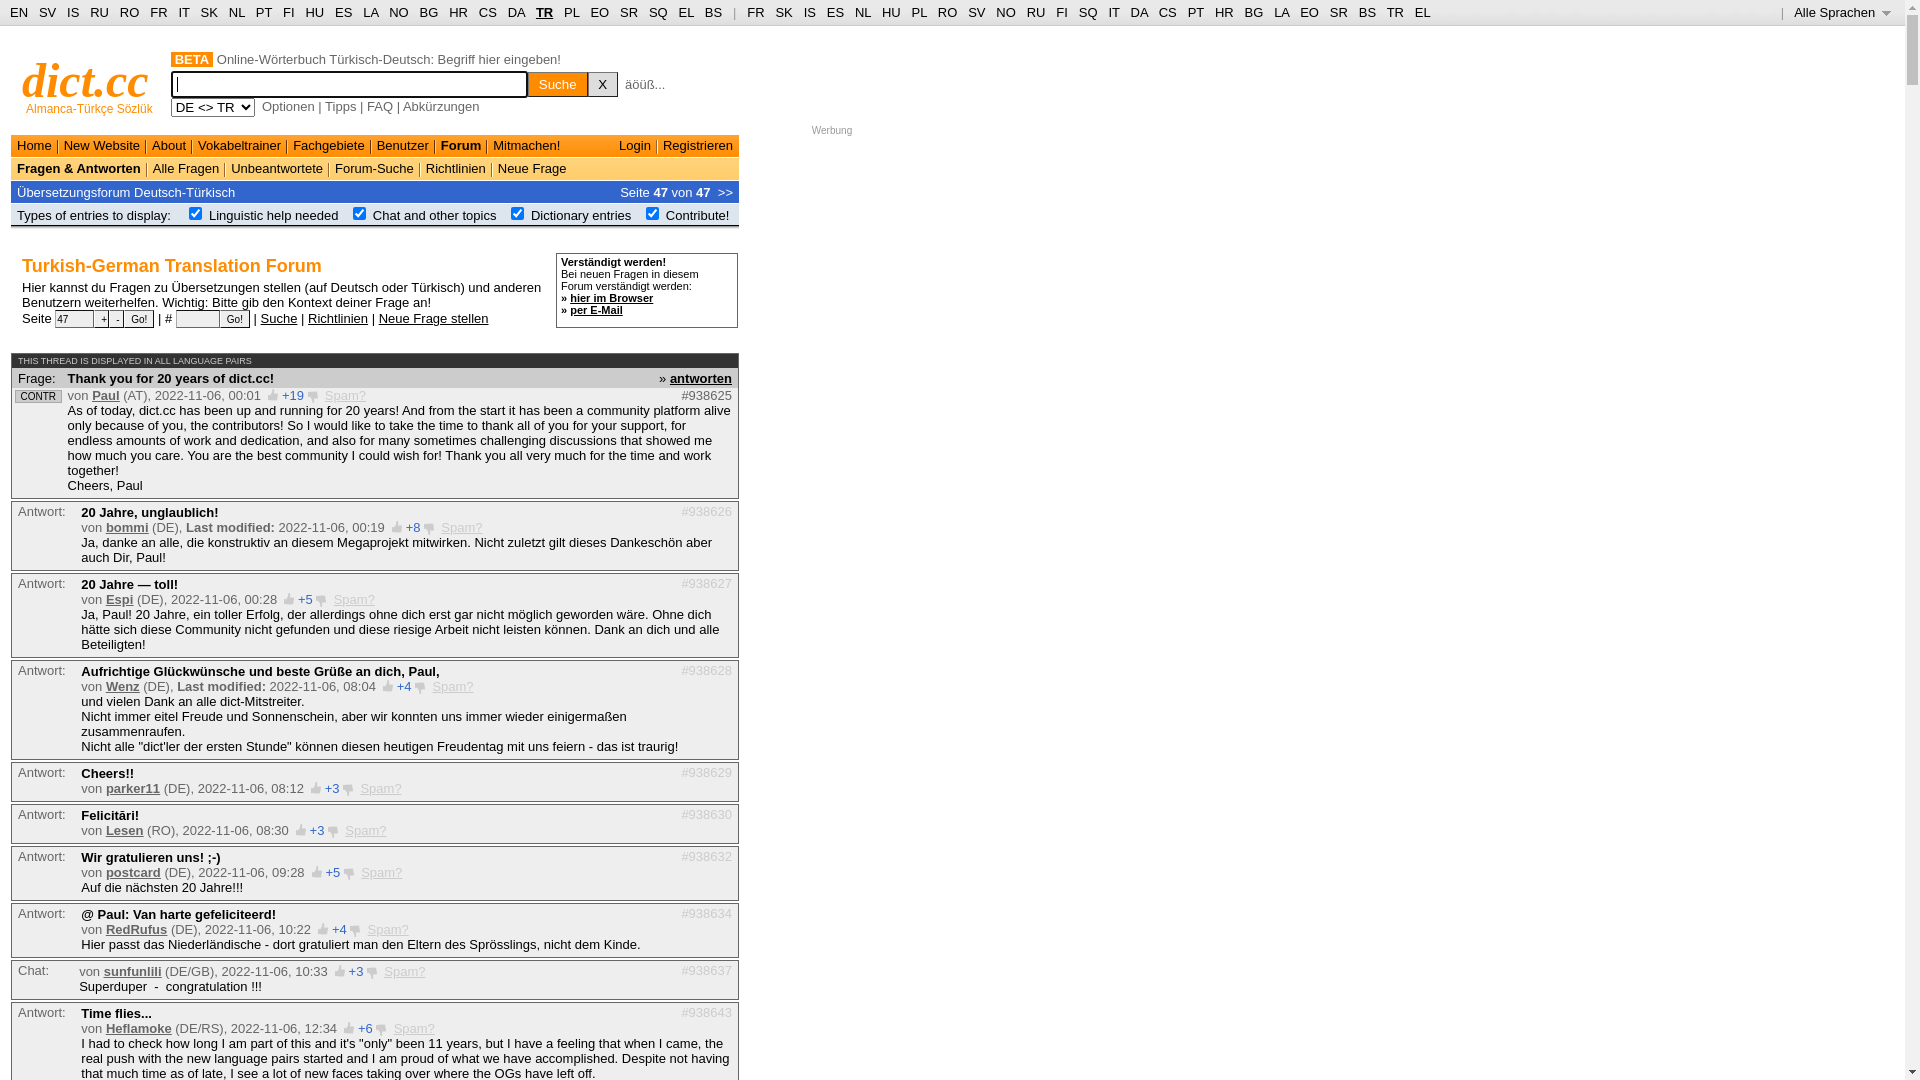 The width and height of the screenshot is (1920, 1080). Describe the element at coordinates (1036, 12) in the screenshot. I see `'RU'` at that location.